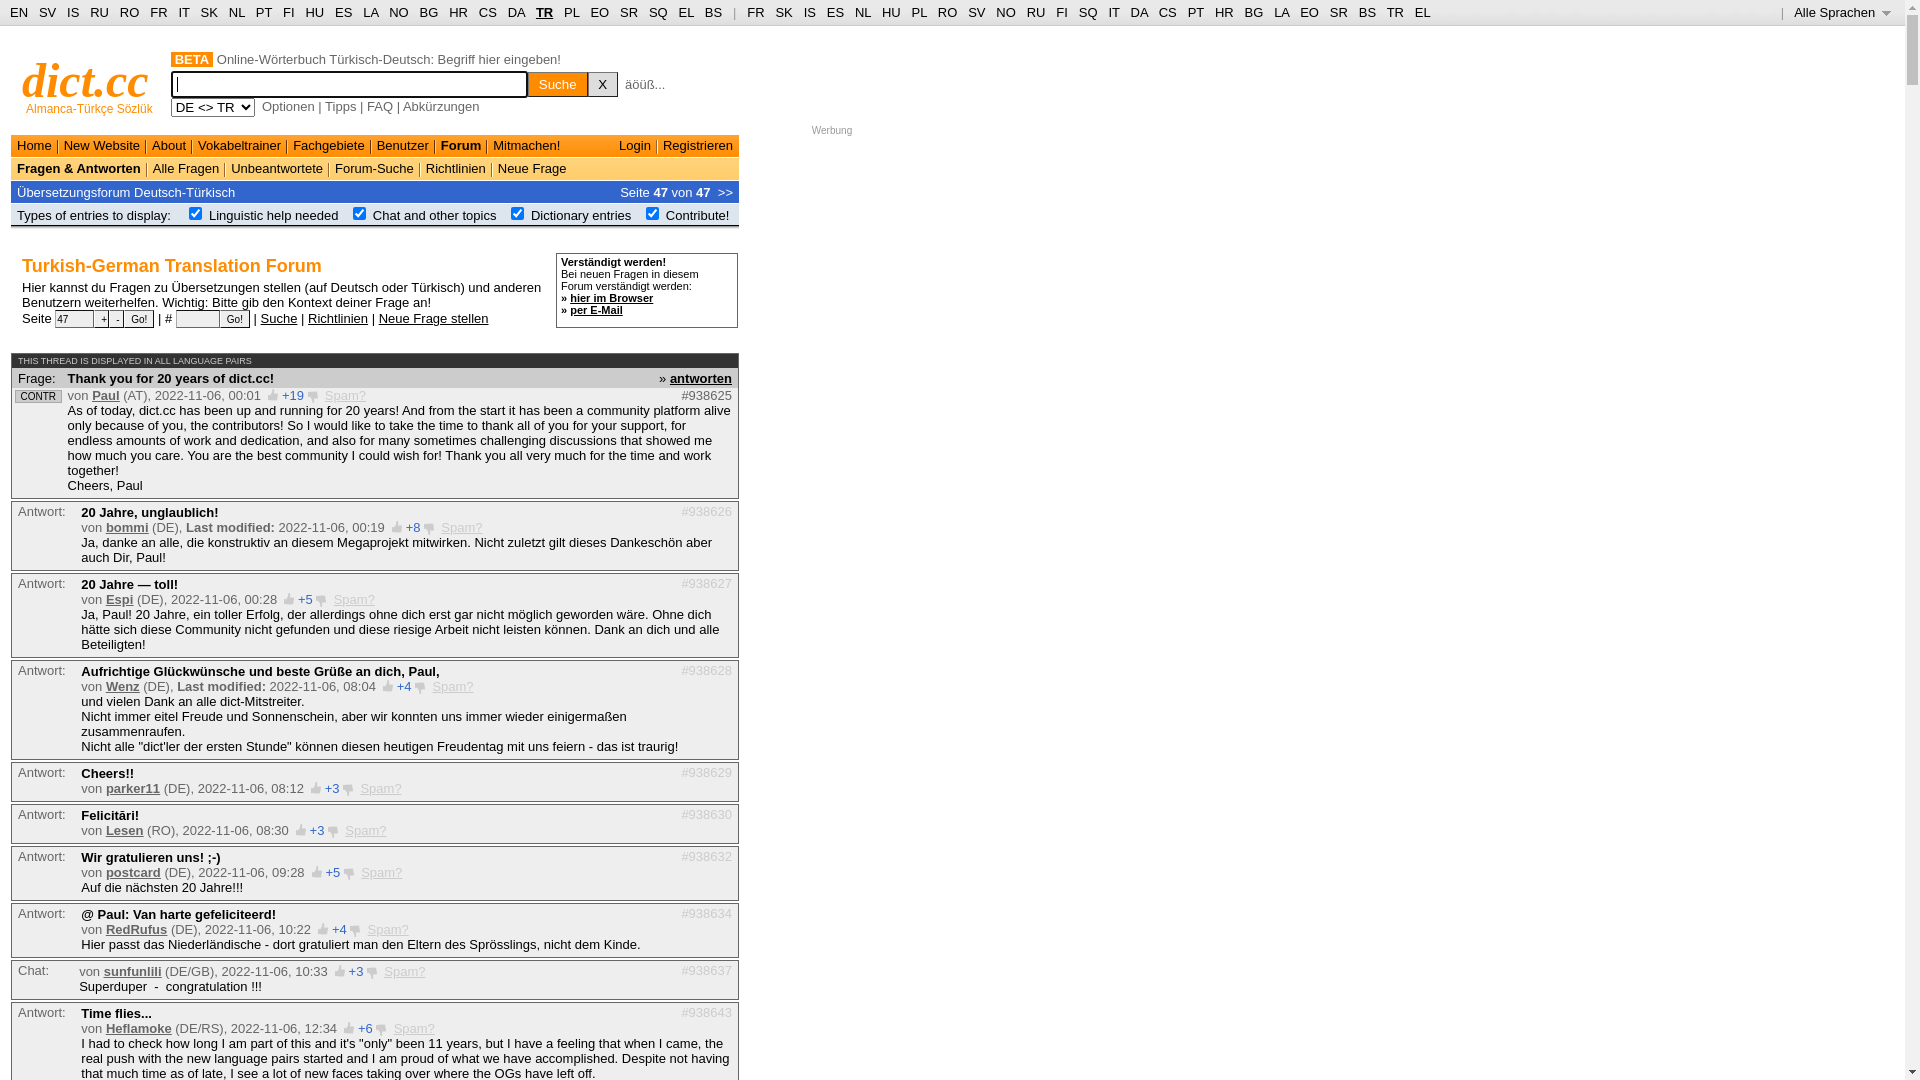 The width and height of the screenshot is (1920, 1080). Describe the element at coordinates (1036, 12) in the screenshot. I see `'RU'` at that location.